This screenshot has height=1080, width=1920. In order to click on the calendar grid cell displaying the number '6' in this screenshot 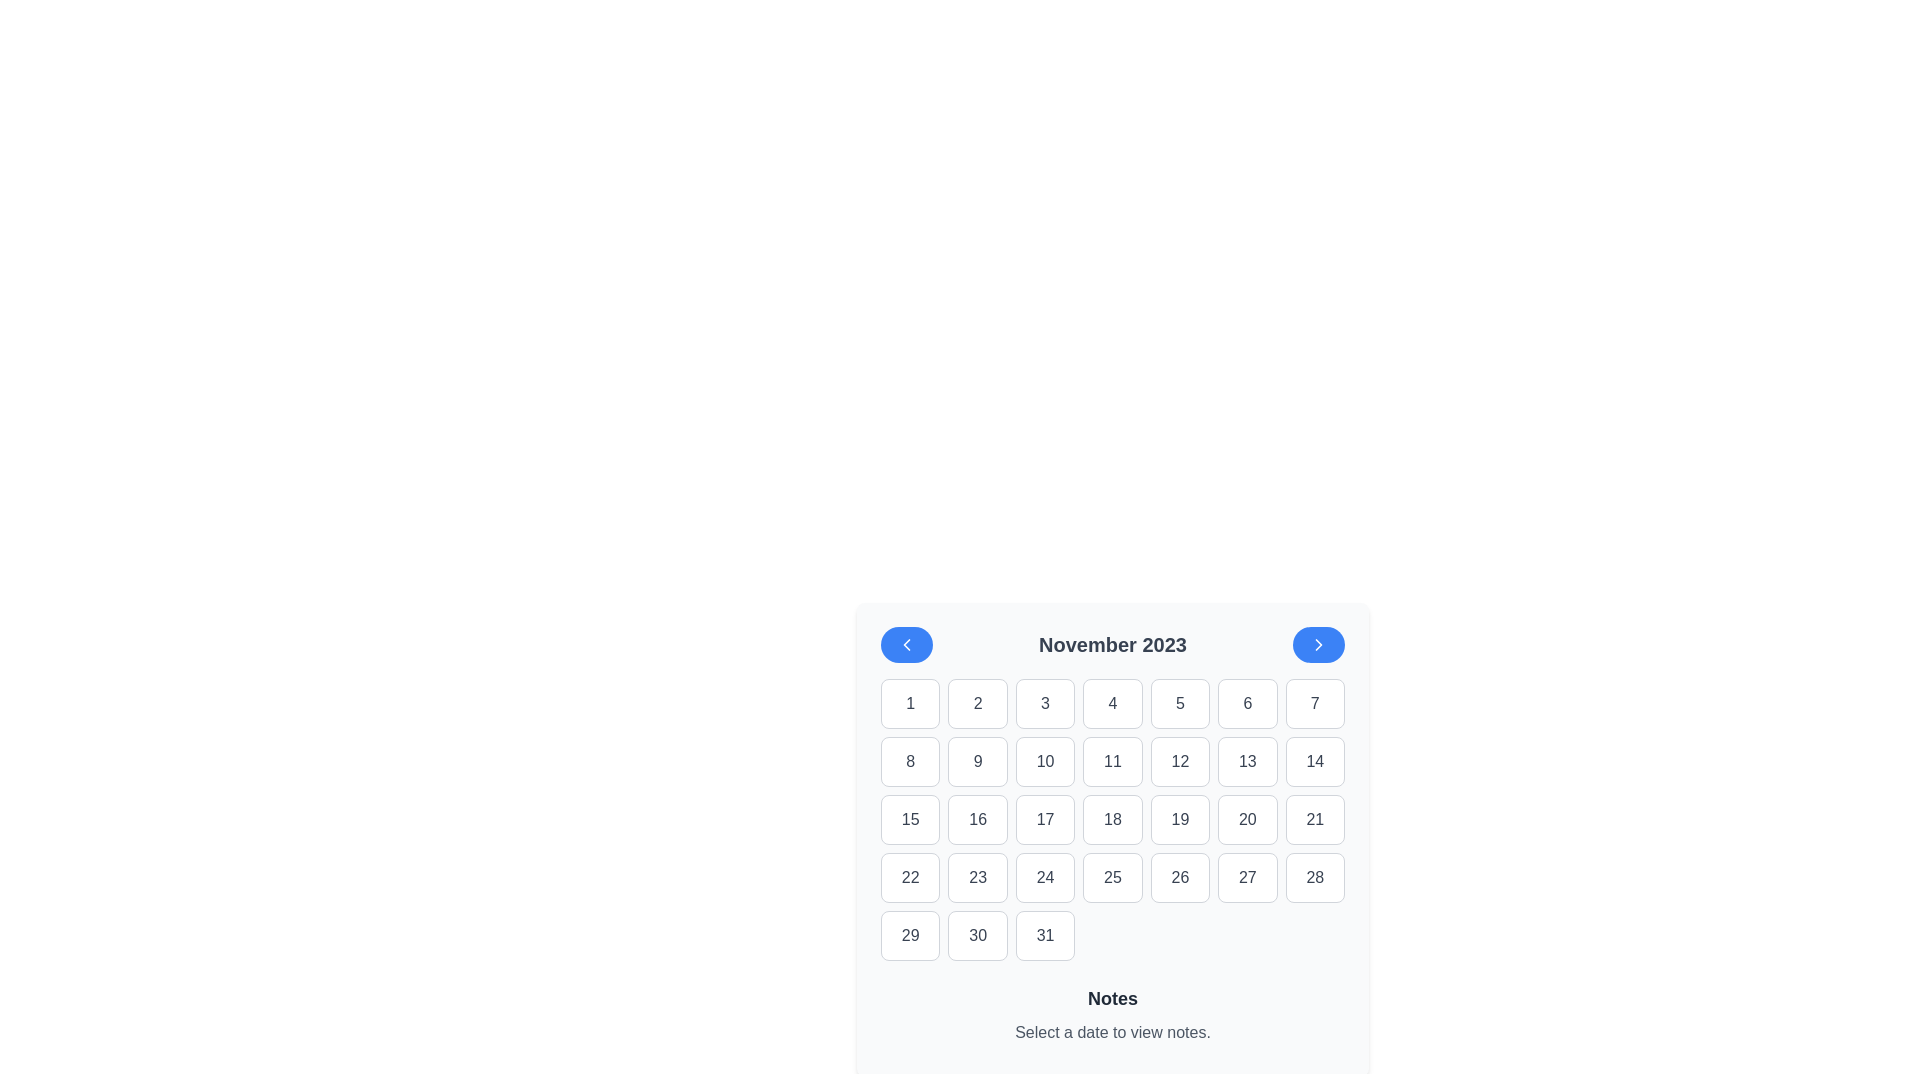, I will do `click(1246, 703)`.